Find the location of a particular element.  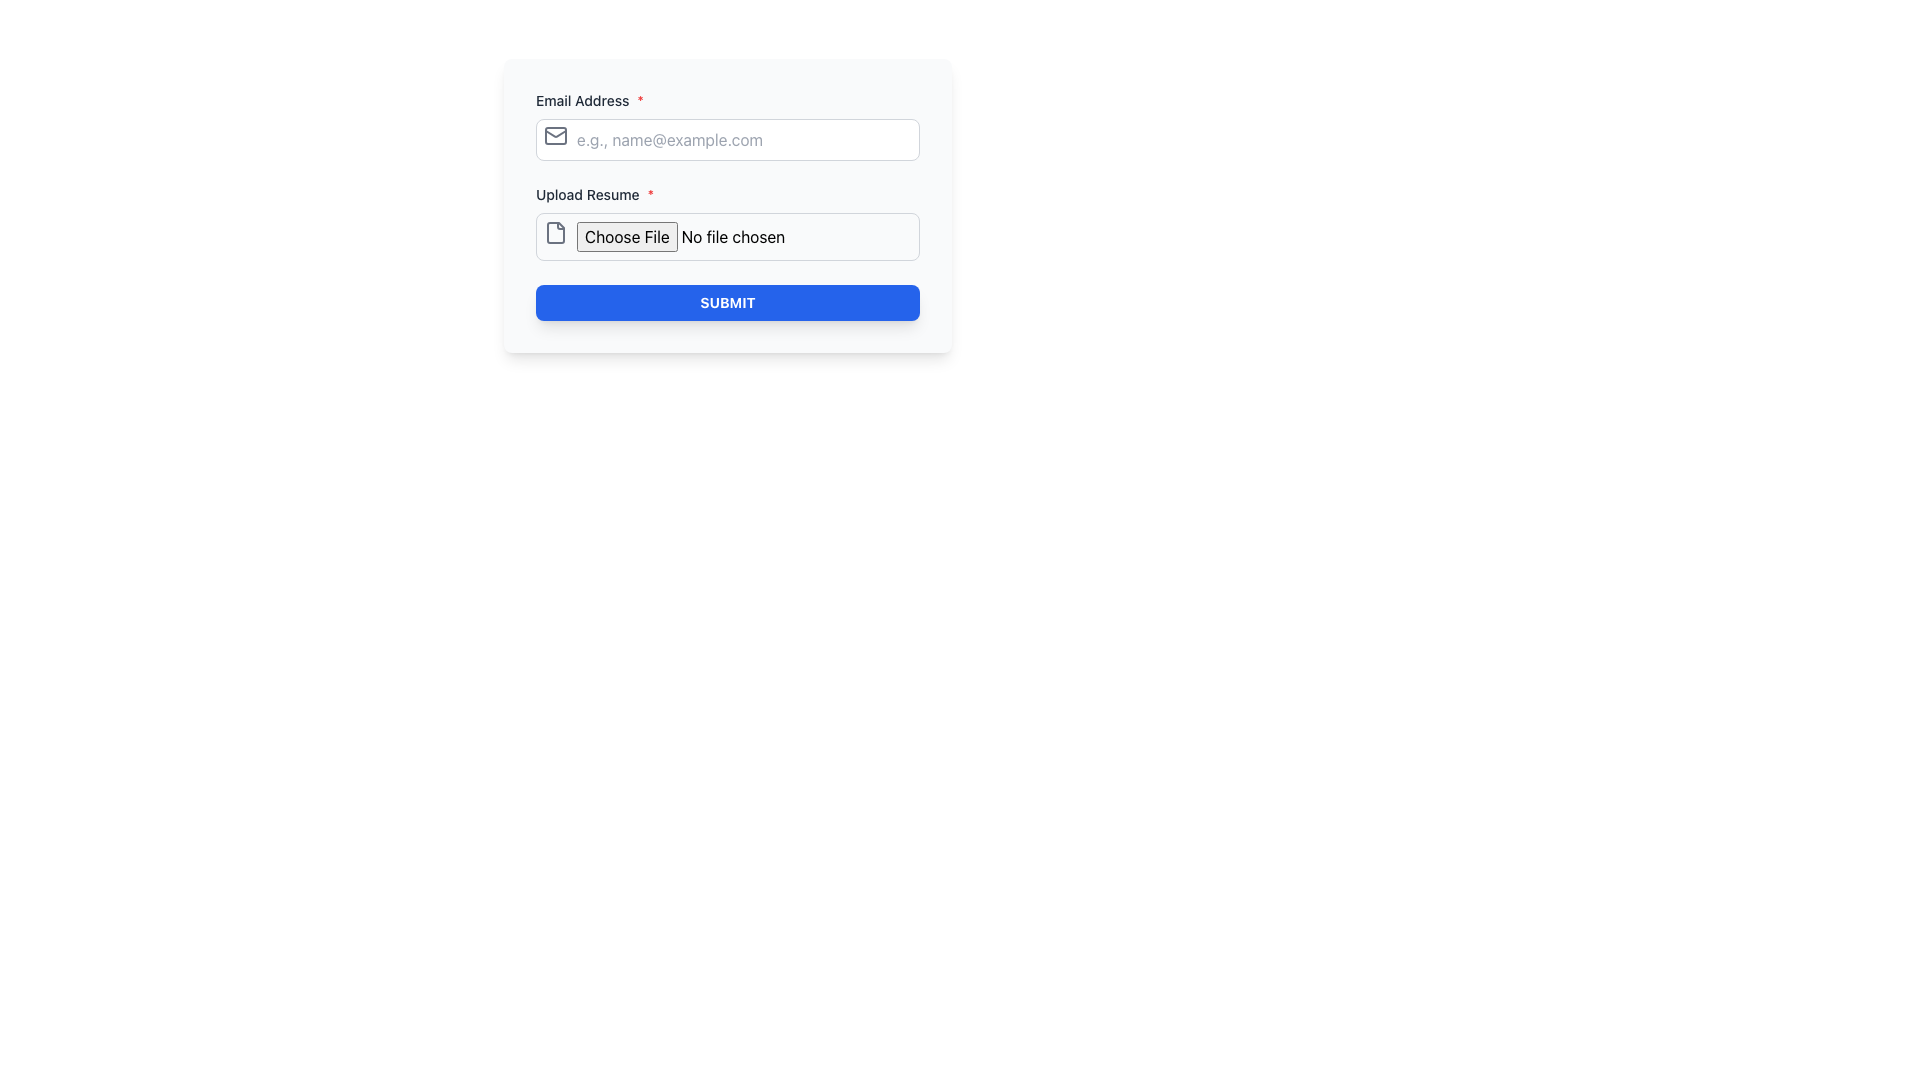

the file upload icon located to the left of the 'Choose File' button in the 'Upload Resume' field is located at coordinates (556, 231).